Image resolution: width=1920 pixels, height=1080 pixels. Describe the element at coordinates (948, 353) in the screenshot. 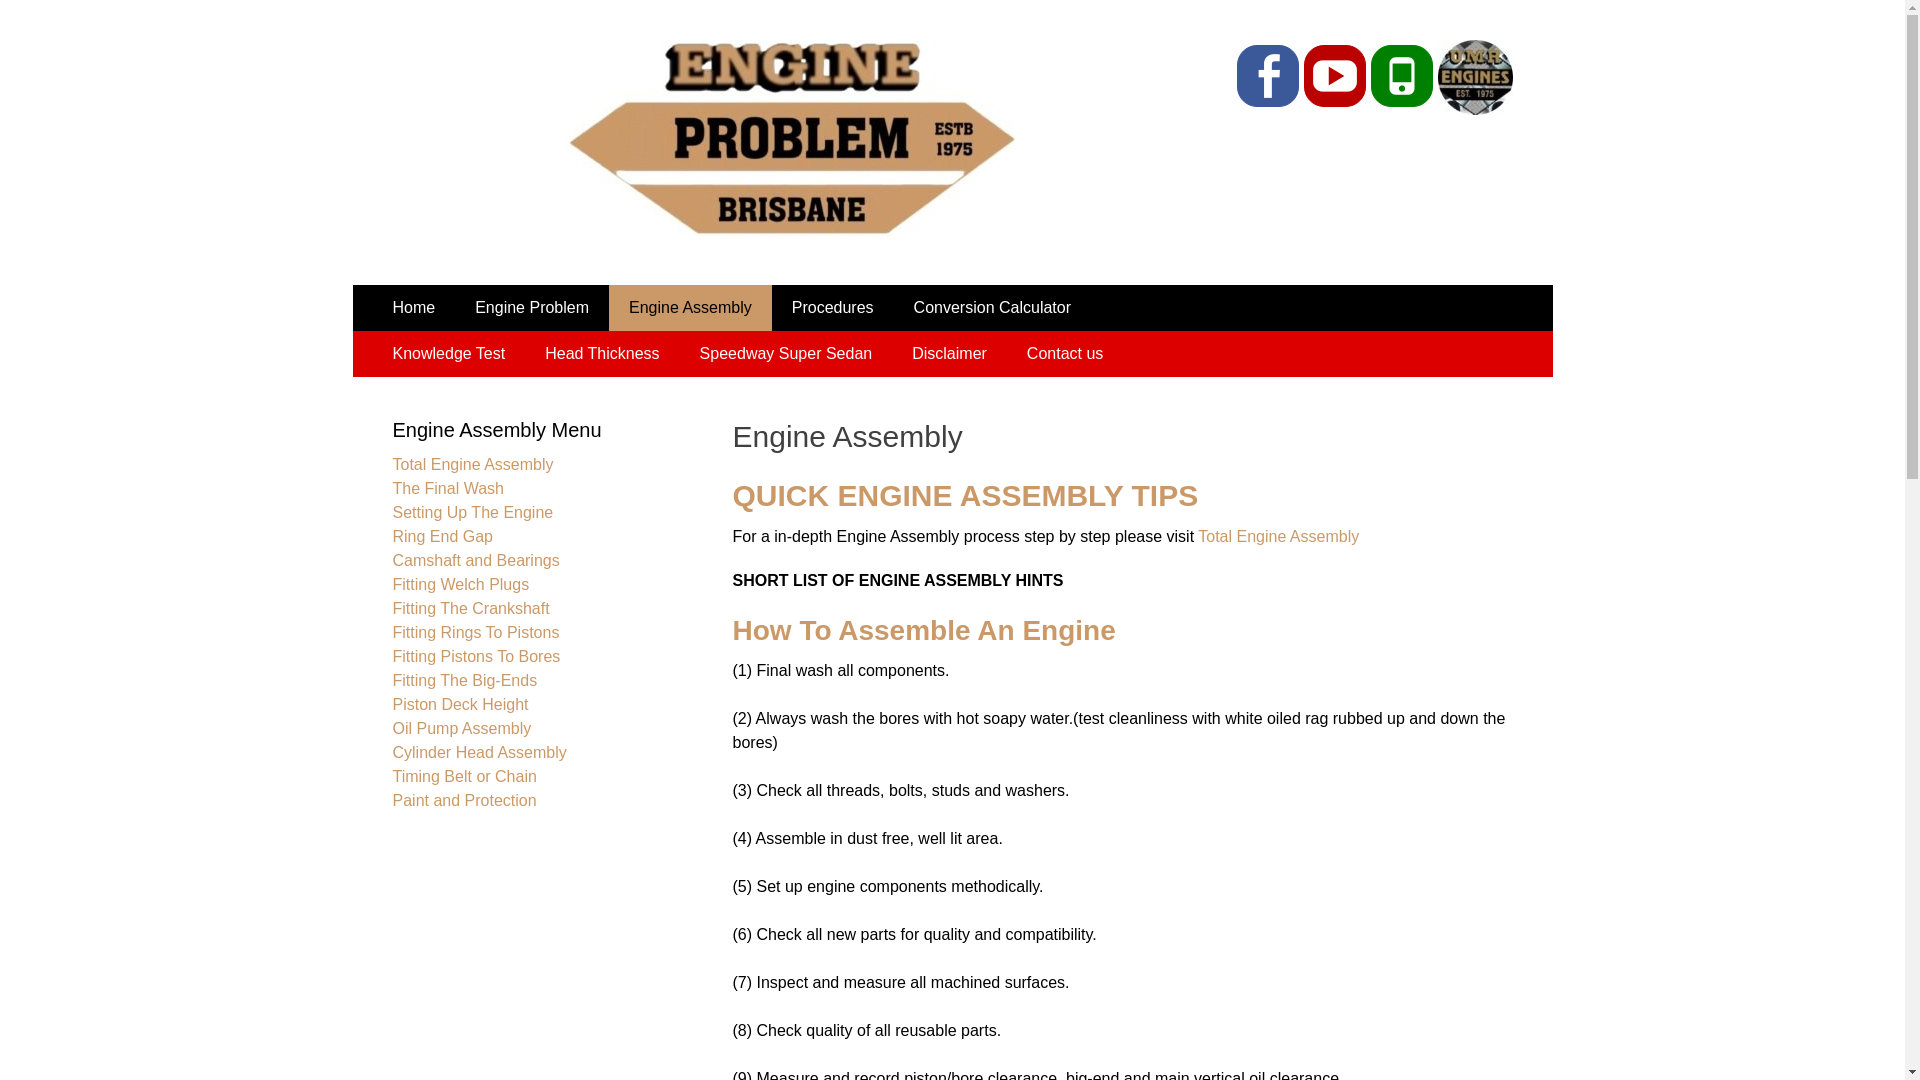

I see `'Disclaimer'` at that location.